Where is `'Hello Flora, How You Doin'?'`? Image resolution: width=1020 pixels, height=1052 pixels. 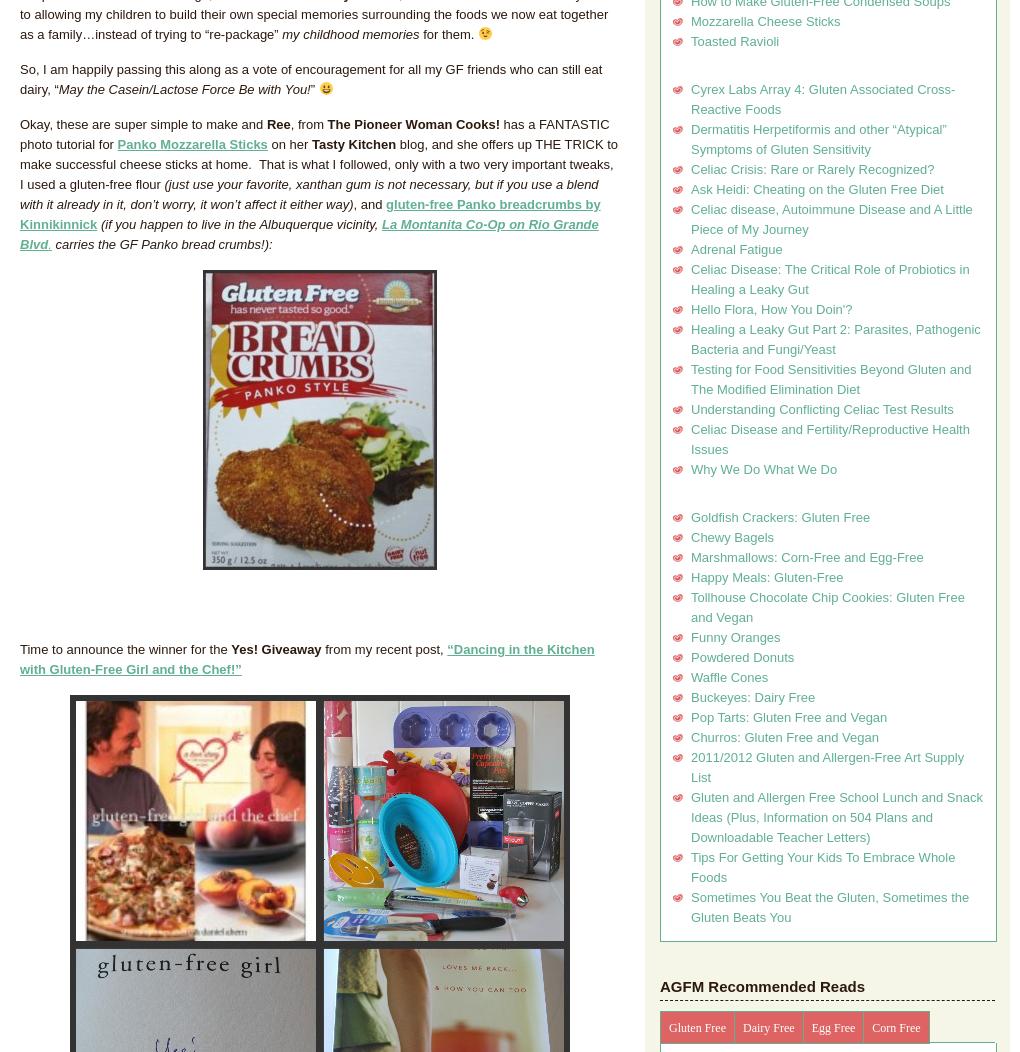 'Hello Flora, How You Doin'?' is located at coordinates (770, 308).